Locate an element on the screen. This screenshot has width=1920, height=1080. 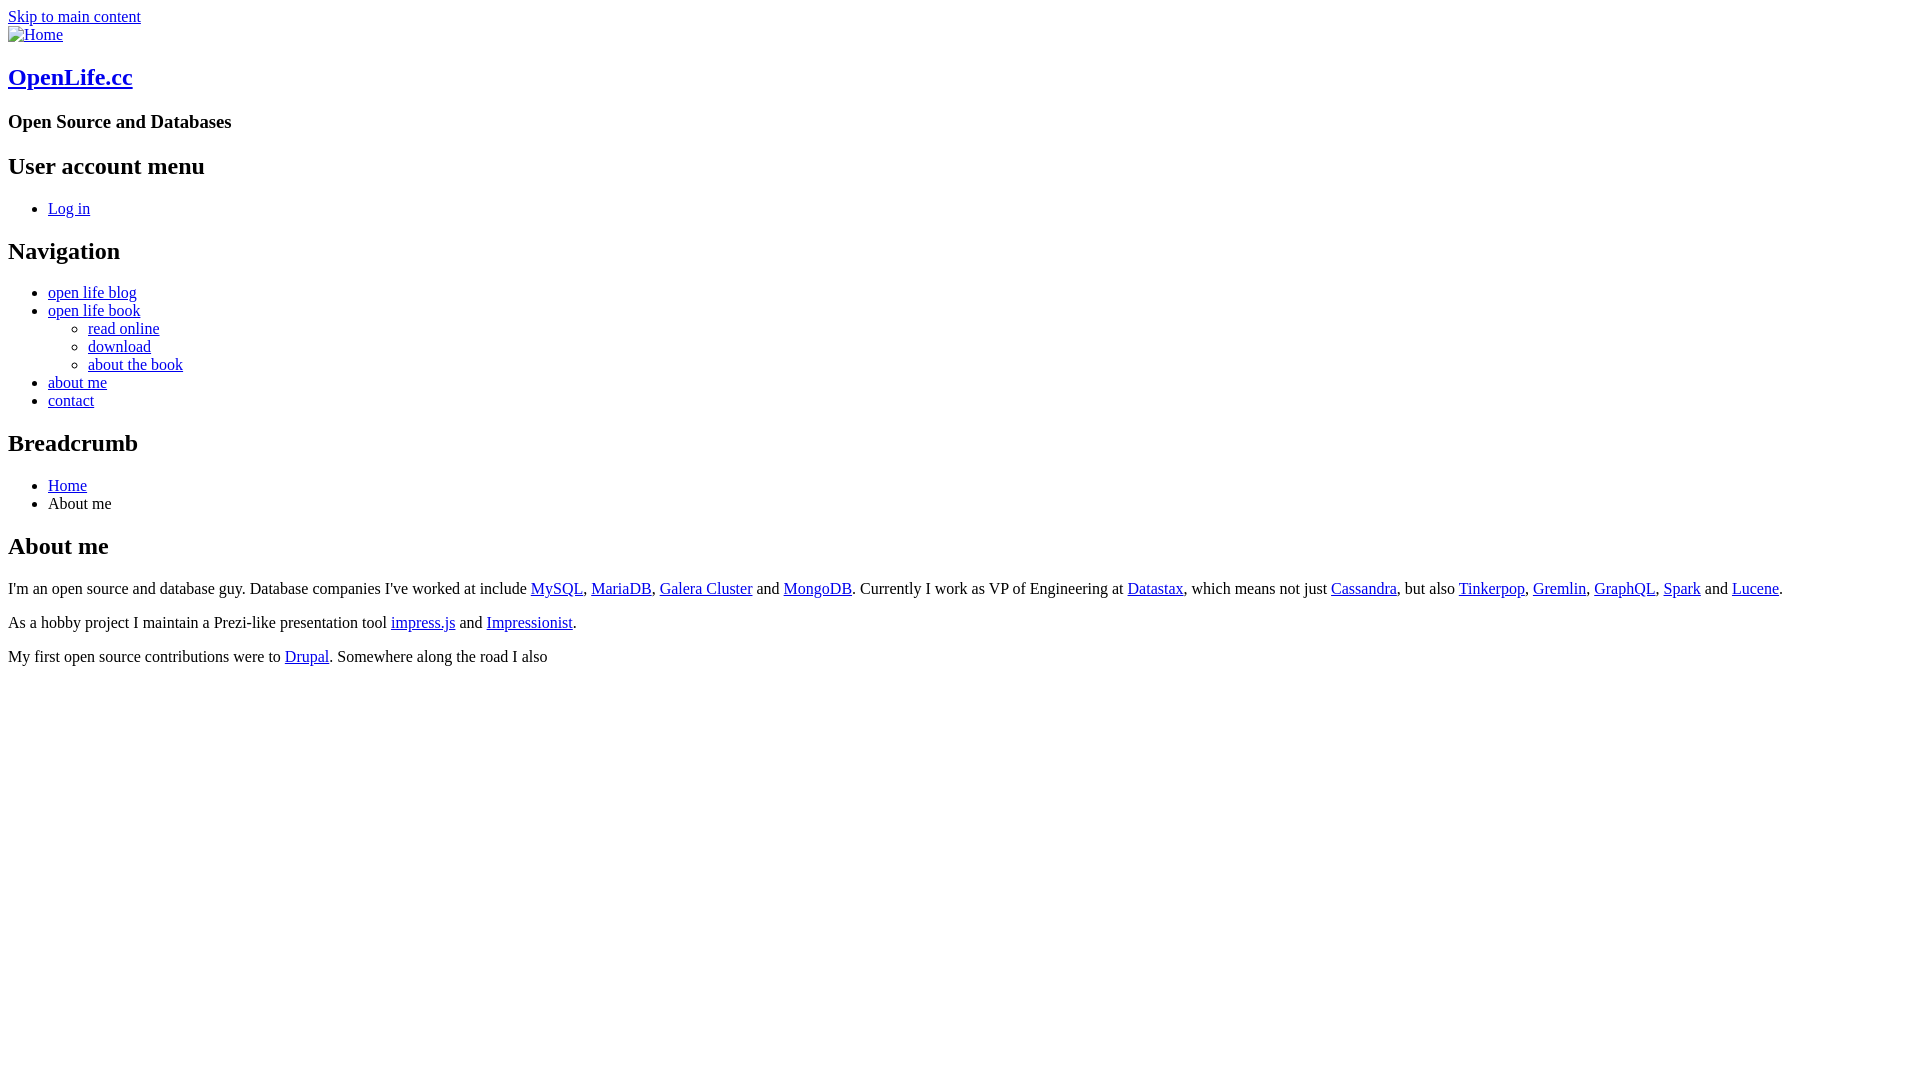
'Home' is located at coordinates (67, 485).